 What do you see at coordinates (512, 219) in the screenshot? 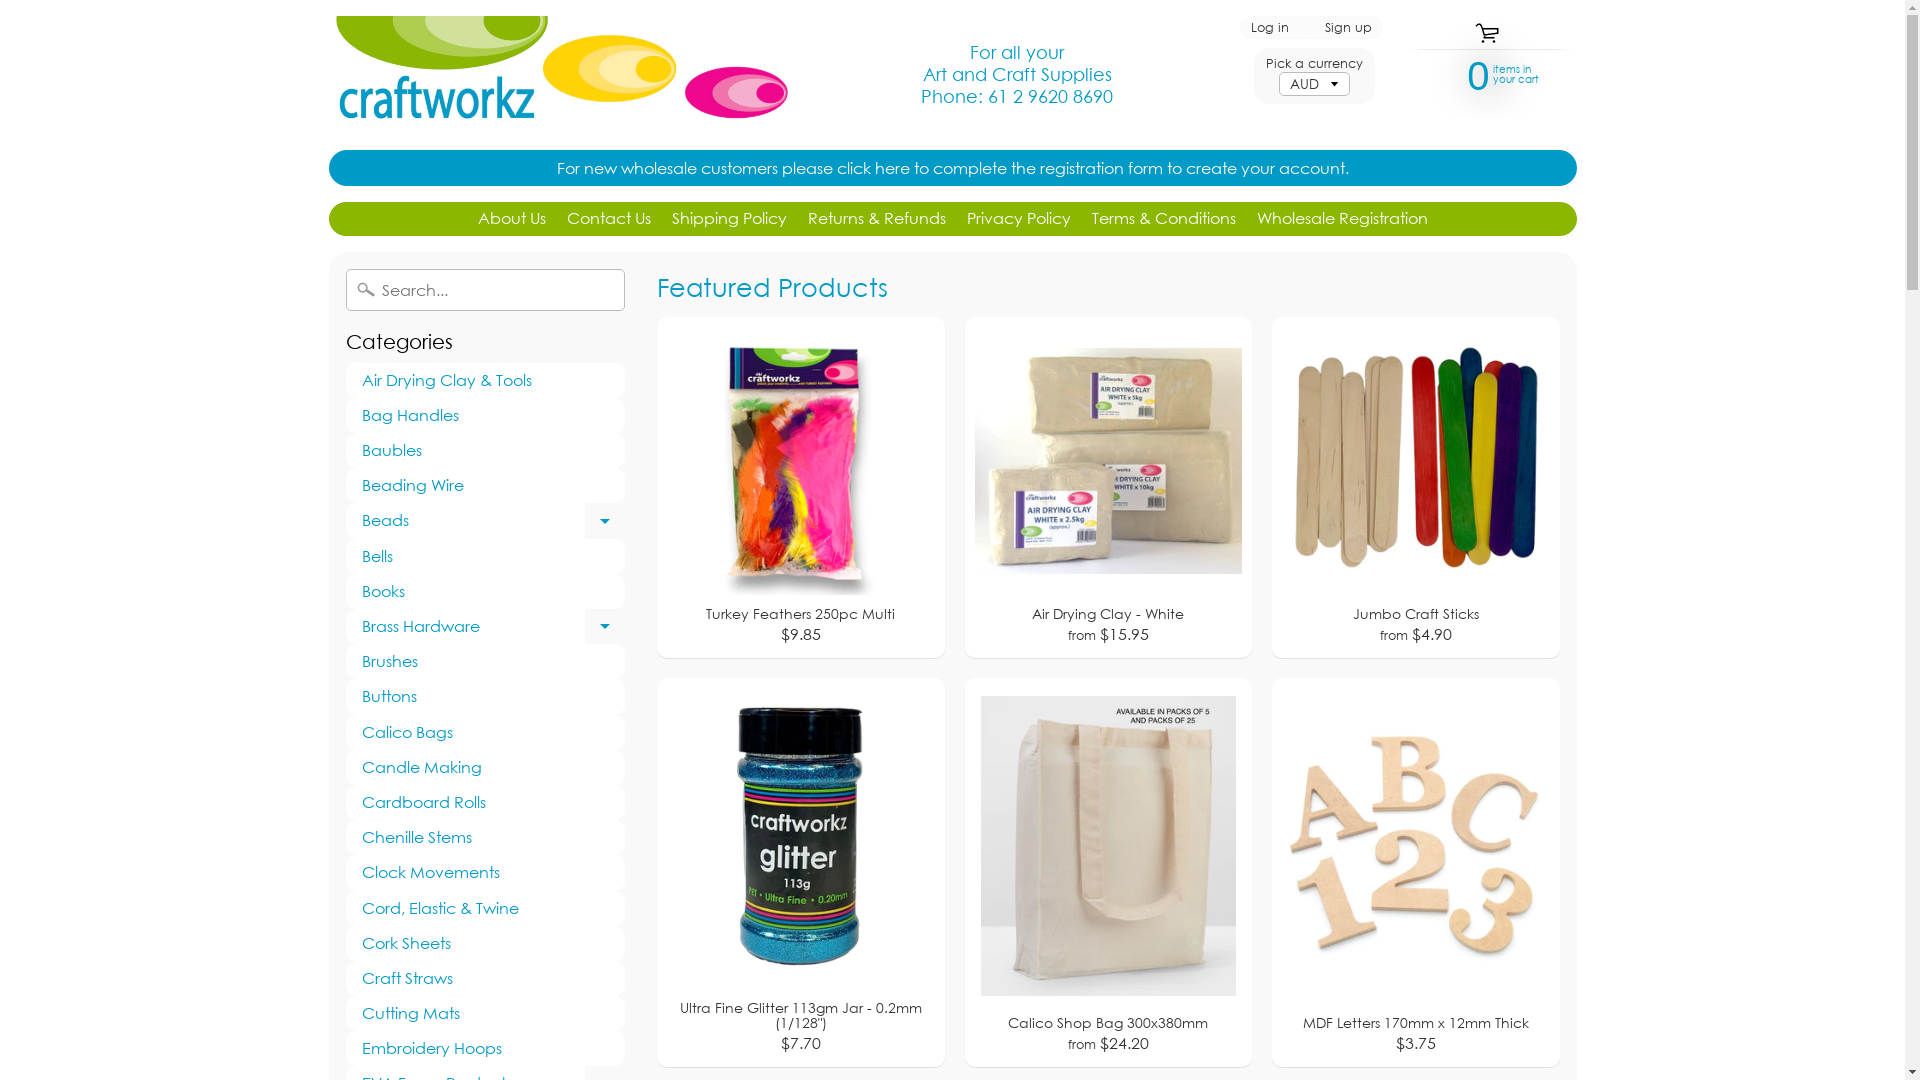
I see `'About Us'` at bounding box center [512, 219].